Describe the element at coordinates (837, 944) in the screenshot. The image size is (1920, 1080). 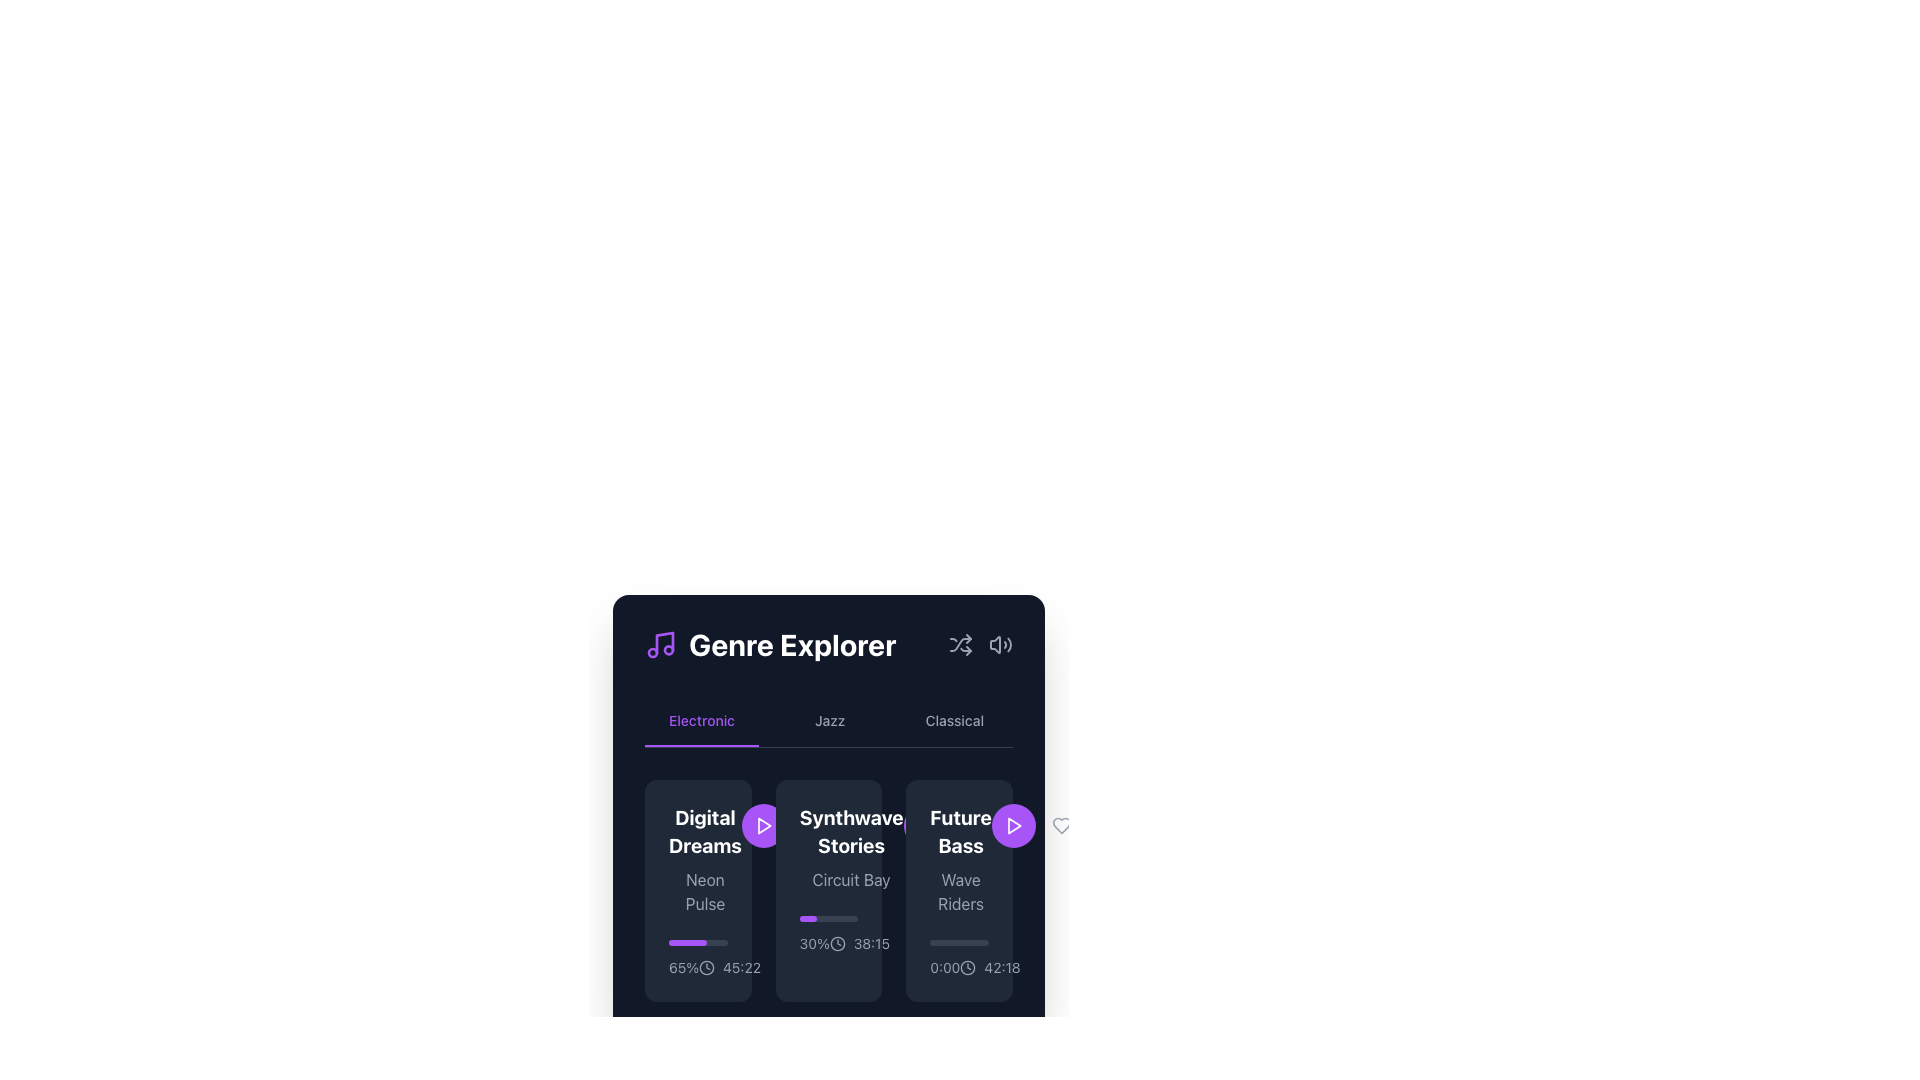
I see `the clock icon graphic located in the second item of the horizontal list of cards under the 'Electronic' tab in the 'Genre Explorer' section, positioned to the left of the time '38:15'` at that location.